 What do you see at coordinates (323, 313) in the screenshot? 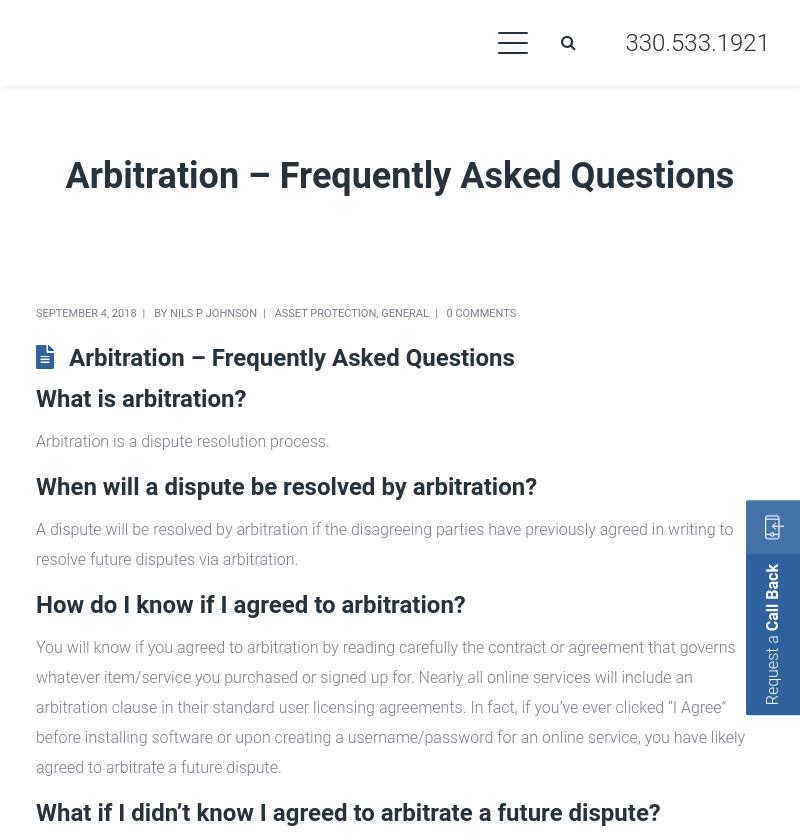
I see `'Asset Protection'` at bounding box center [323, 313].